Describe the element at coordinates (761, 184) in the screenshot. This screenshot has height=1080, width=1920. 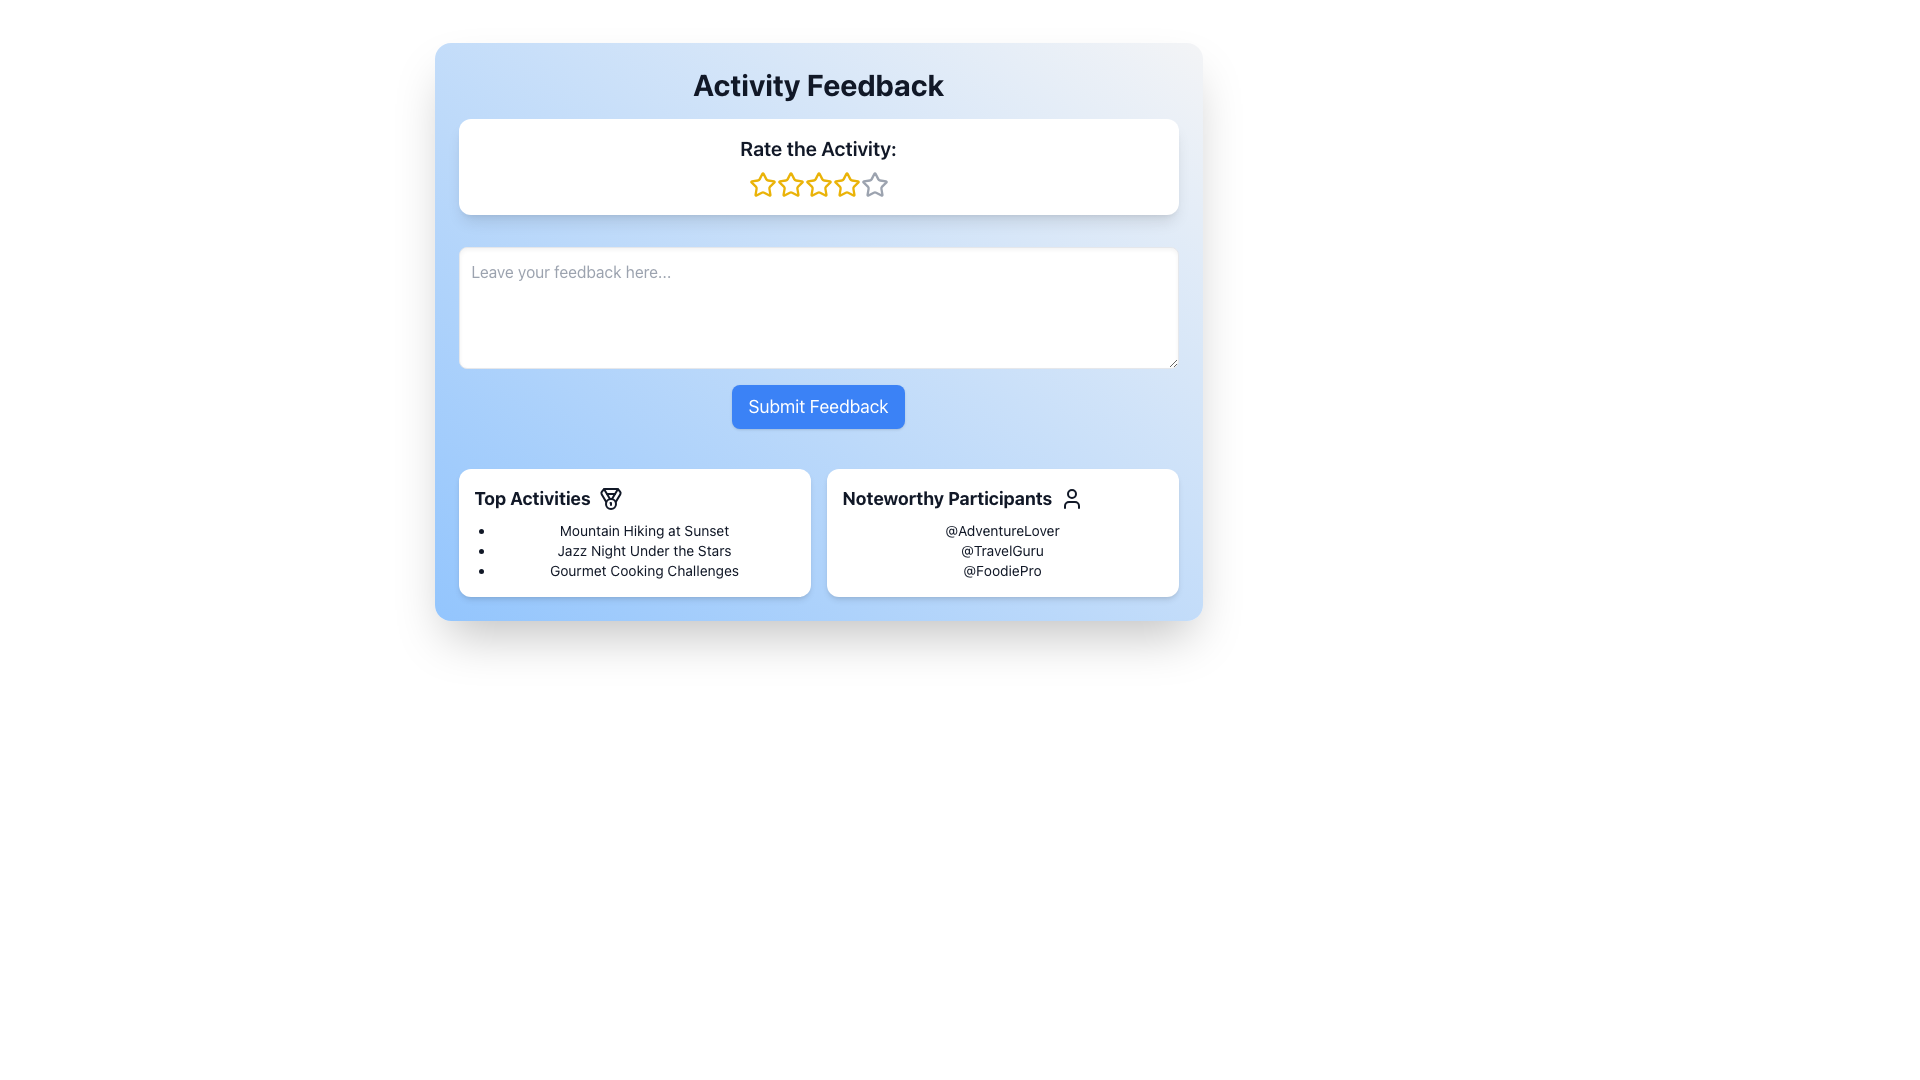
I see `the first yellow star icon in the rating component` at that location.